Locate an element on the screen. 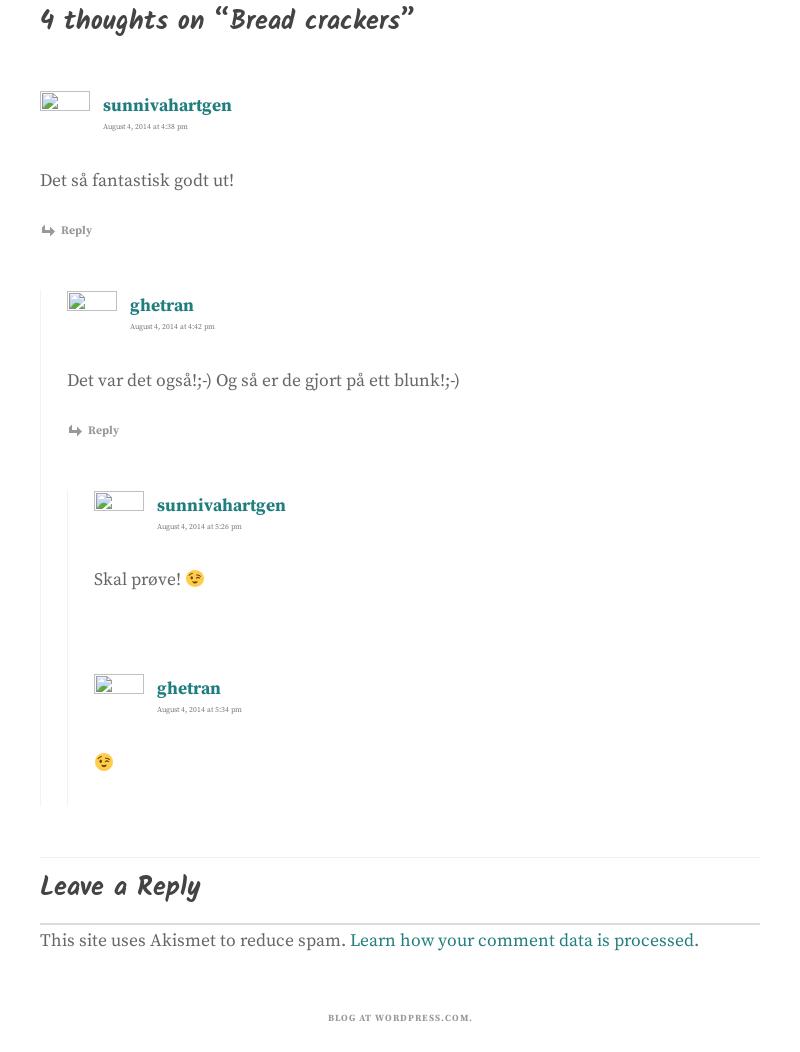  'August 4, 2014 at 4:42 pm' is located at coordinates (128, 325).